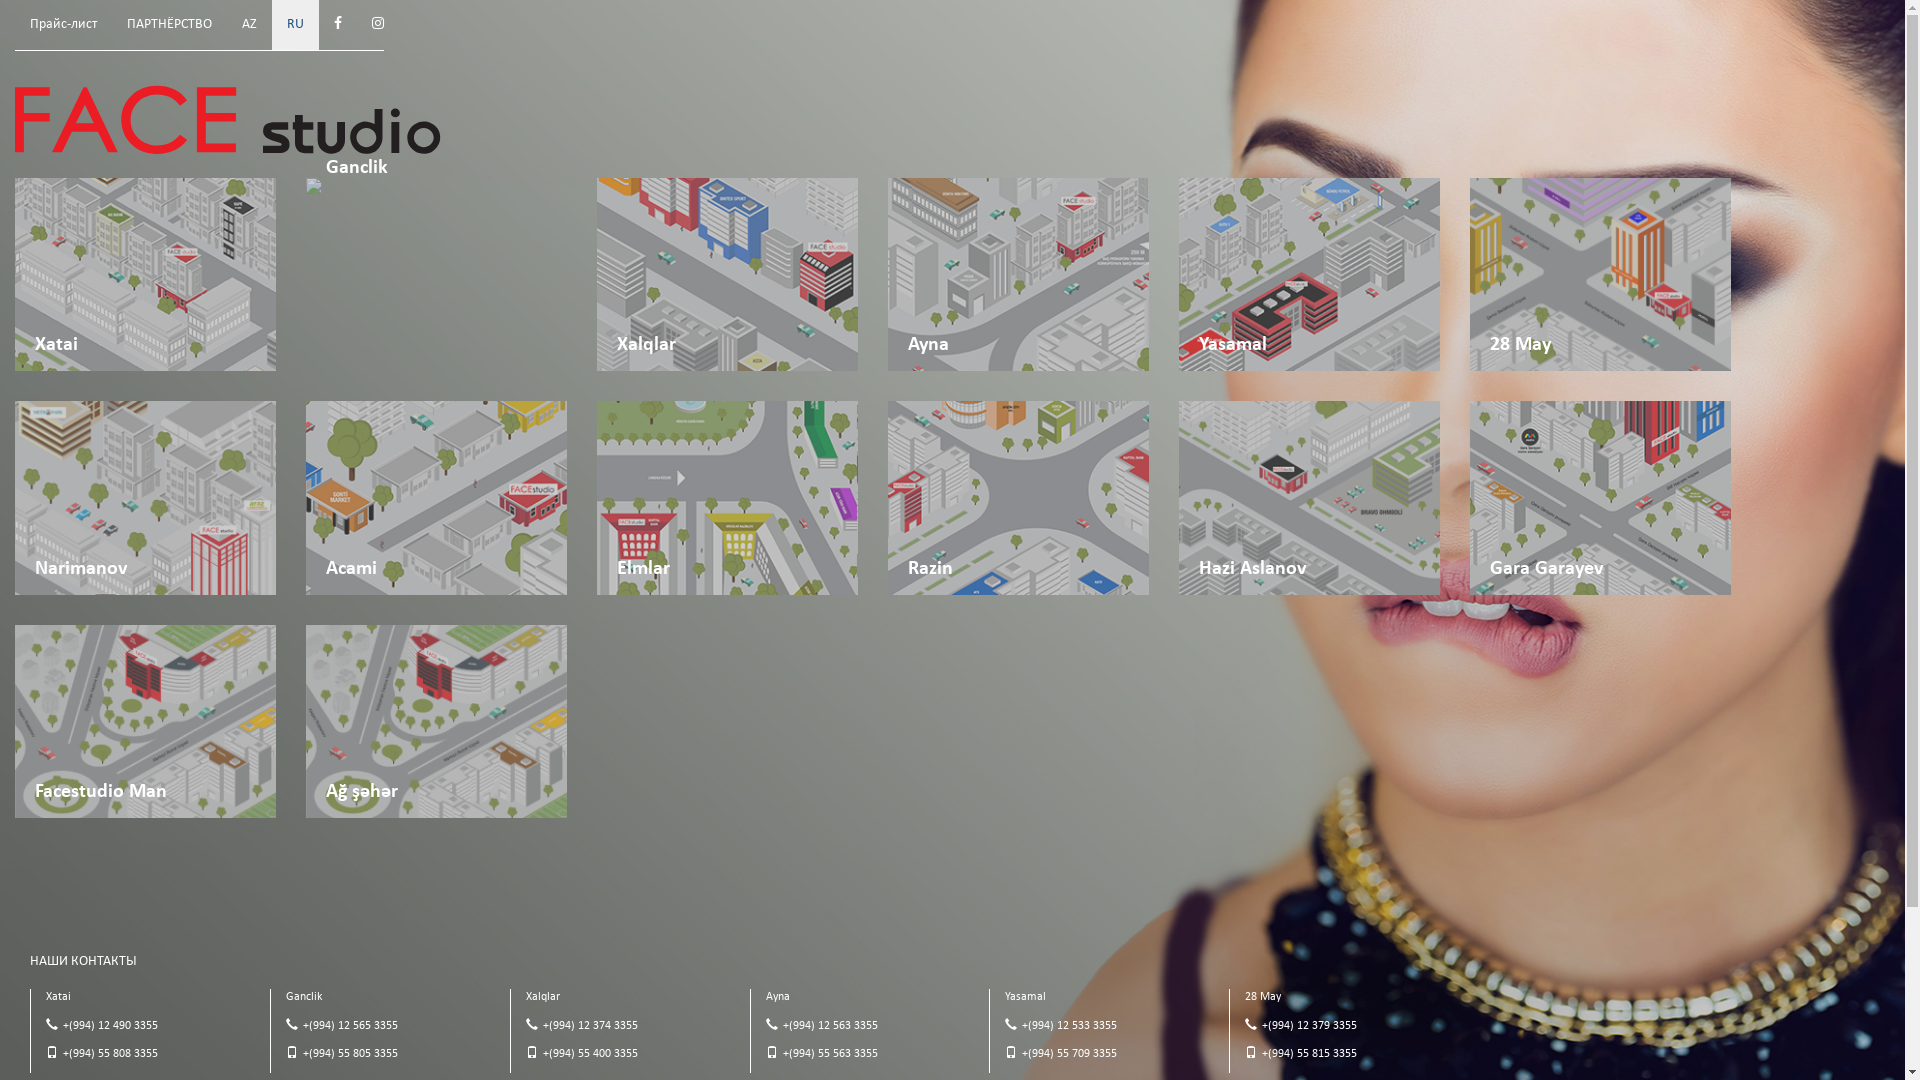  What do you see at coordinates (1309, 496) in the screenshot?
I see `'Hazi Aslanov'` at bounding box center [1309, 496].